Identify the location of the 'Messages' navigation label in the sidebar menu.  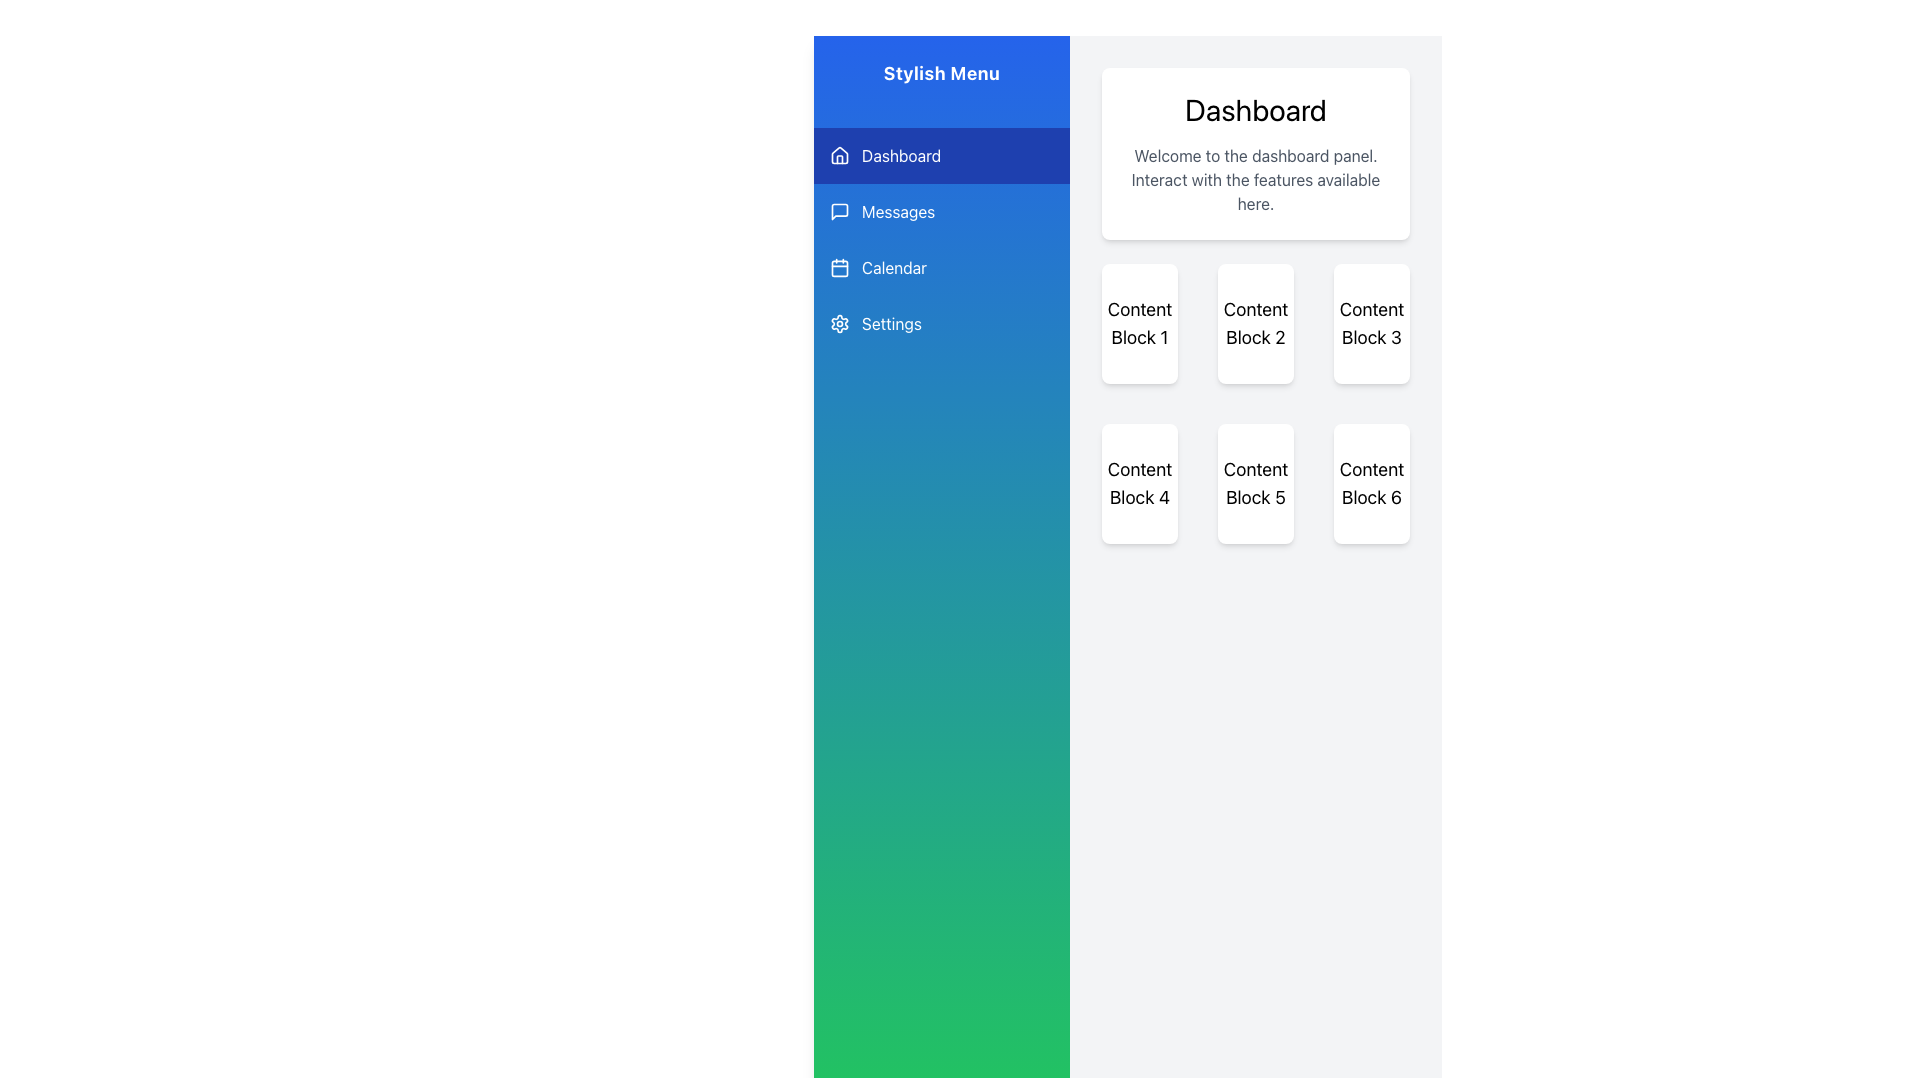
(897, 212).